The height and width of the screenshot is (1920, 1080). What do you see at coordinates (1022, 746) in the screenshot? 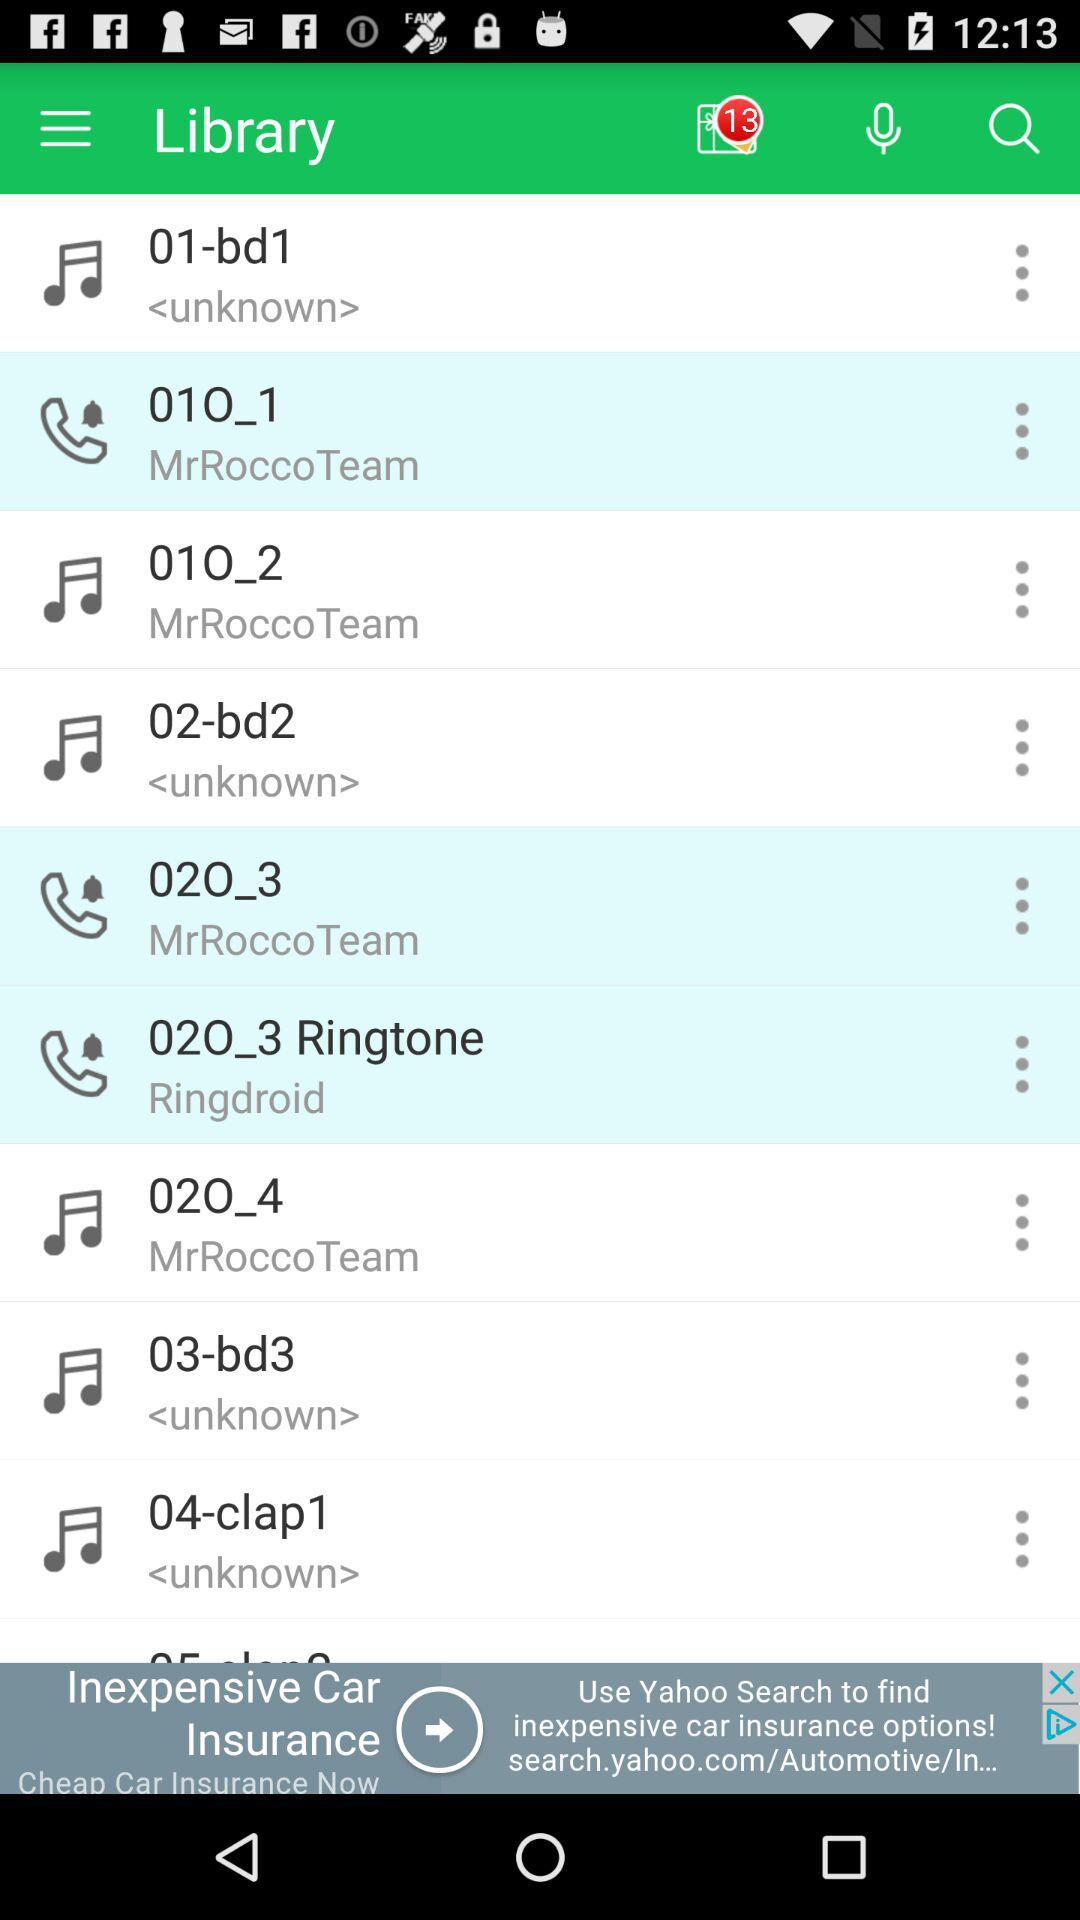
I see `for setting` at bounding box center [1022, 746].